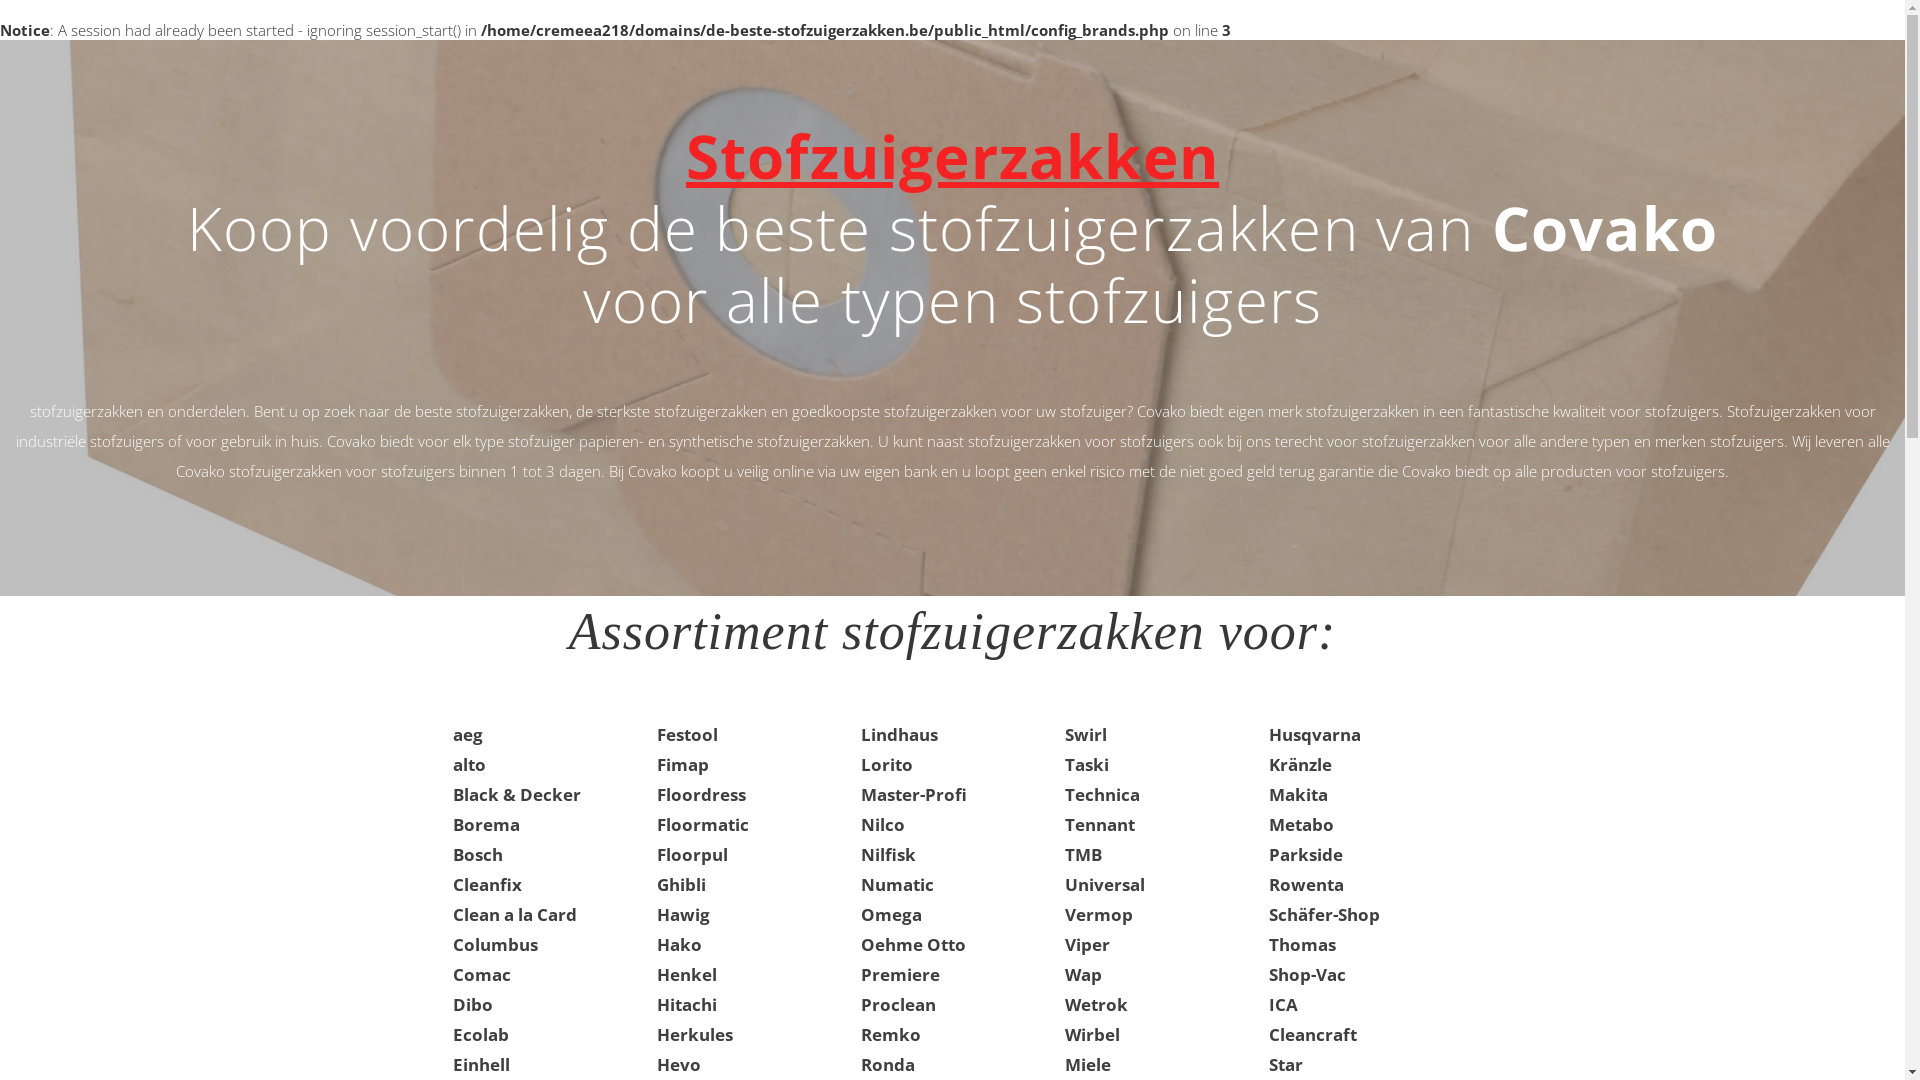 The height and width of the screenshot is (1080, 1920). What do you see at coordinates (886, 1063) in the screenshot?
I see `'Ronda'` at bounding box center [886, 1063].